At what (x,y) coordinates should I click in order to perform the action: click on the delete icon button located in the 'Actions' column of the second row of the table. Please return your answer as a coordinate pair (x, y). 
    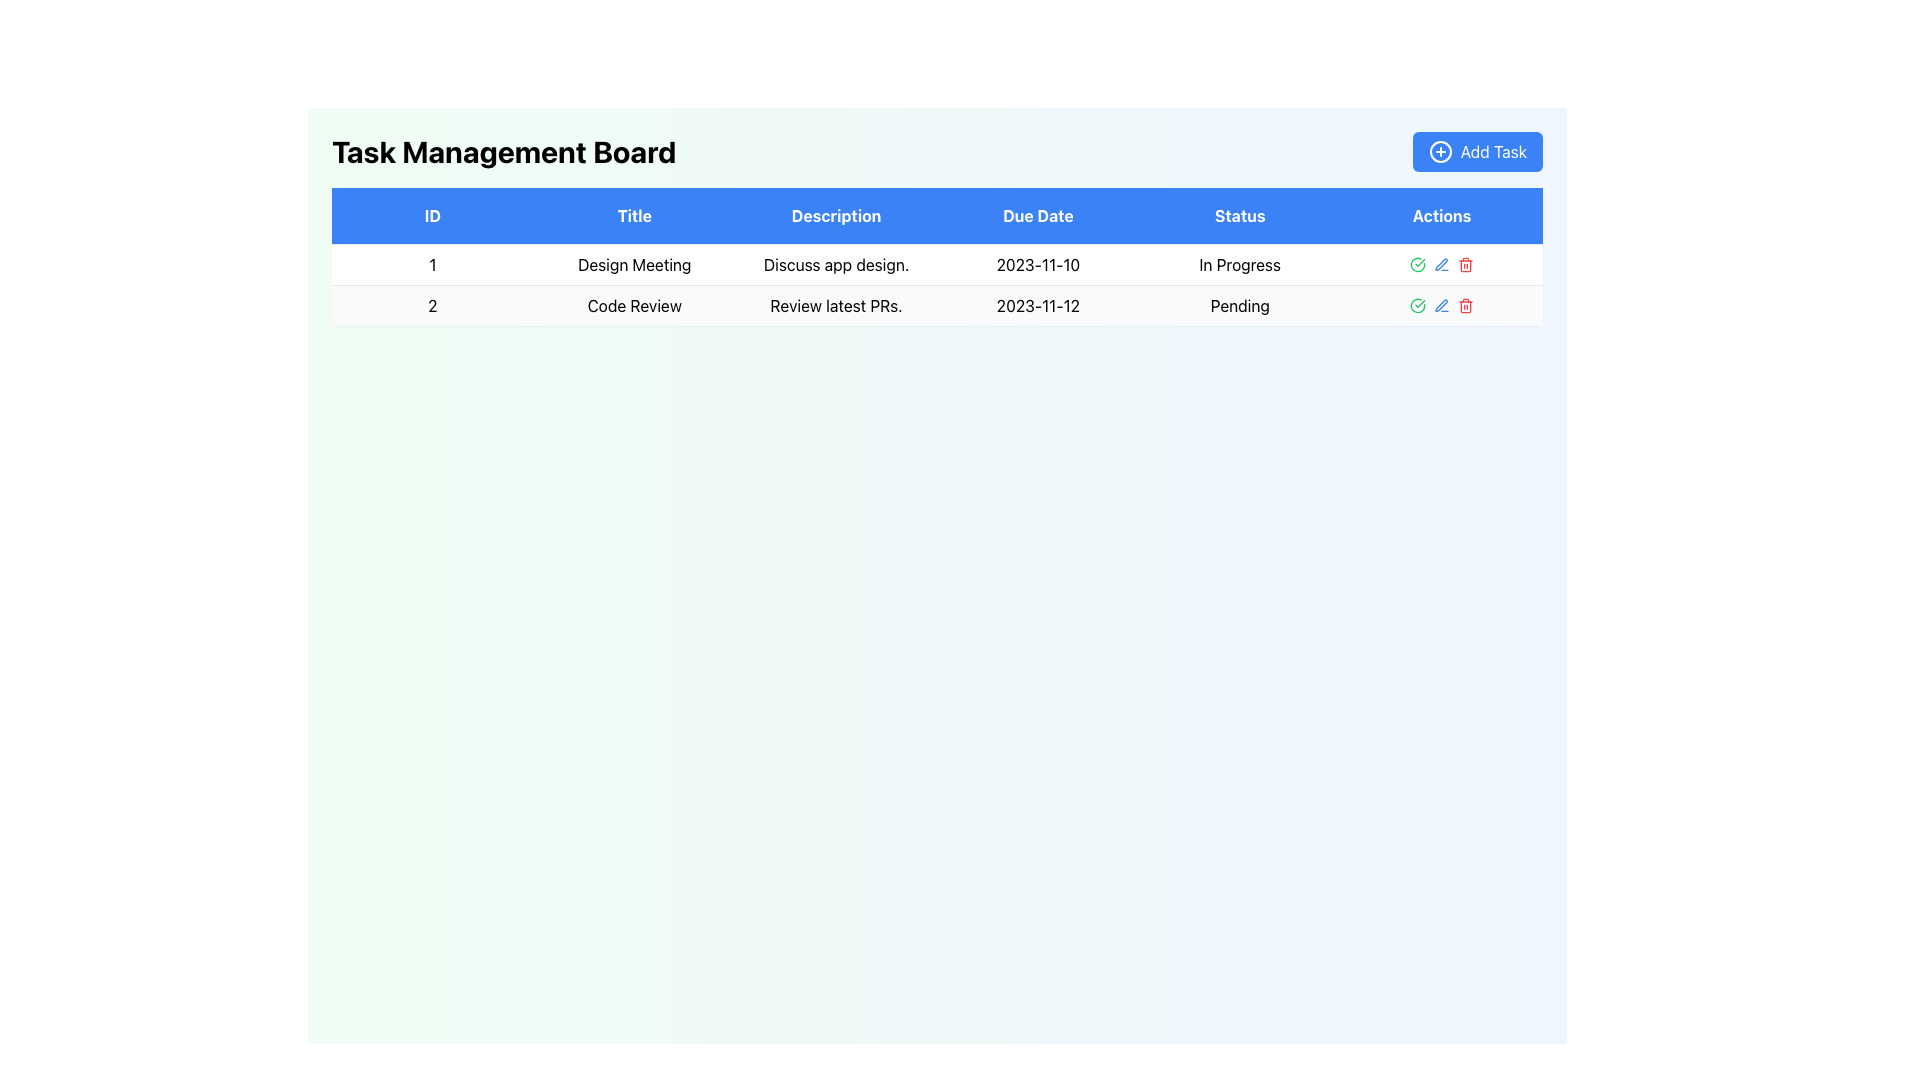
    Looking at the image, I should click on (1466, 305).